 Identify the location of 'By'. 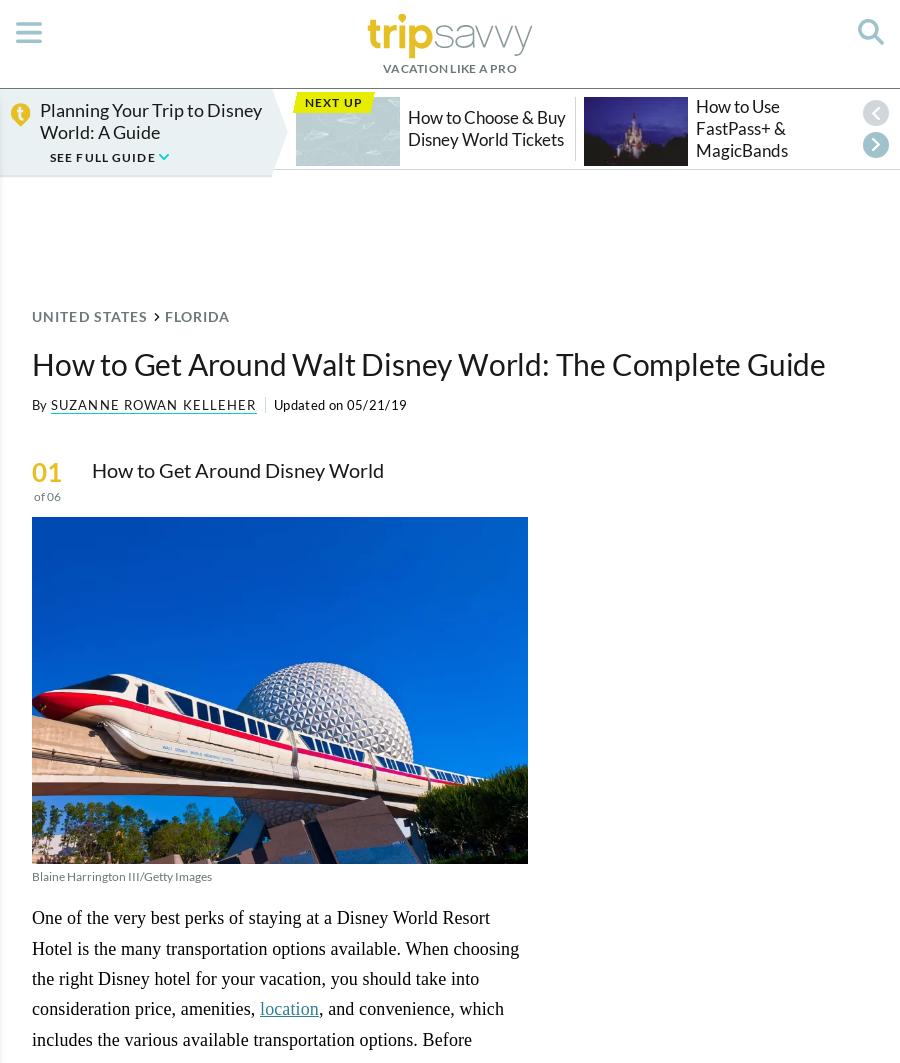
(38, 404).